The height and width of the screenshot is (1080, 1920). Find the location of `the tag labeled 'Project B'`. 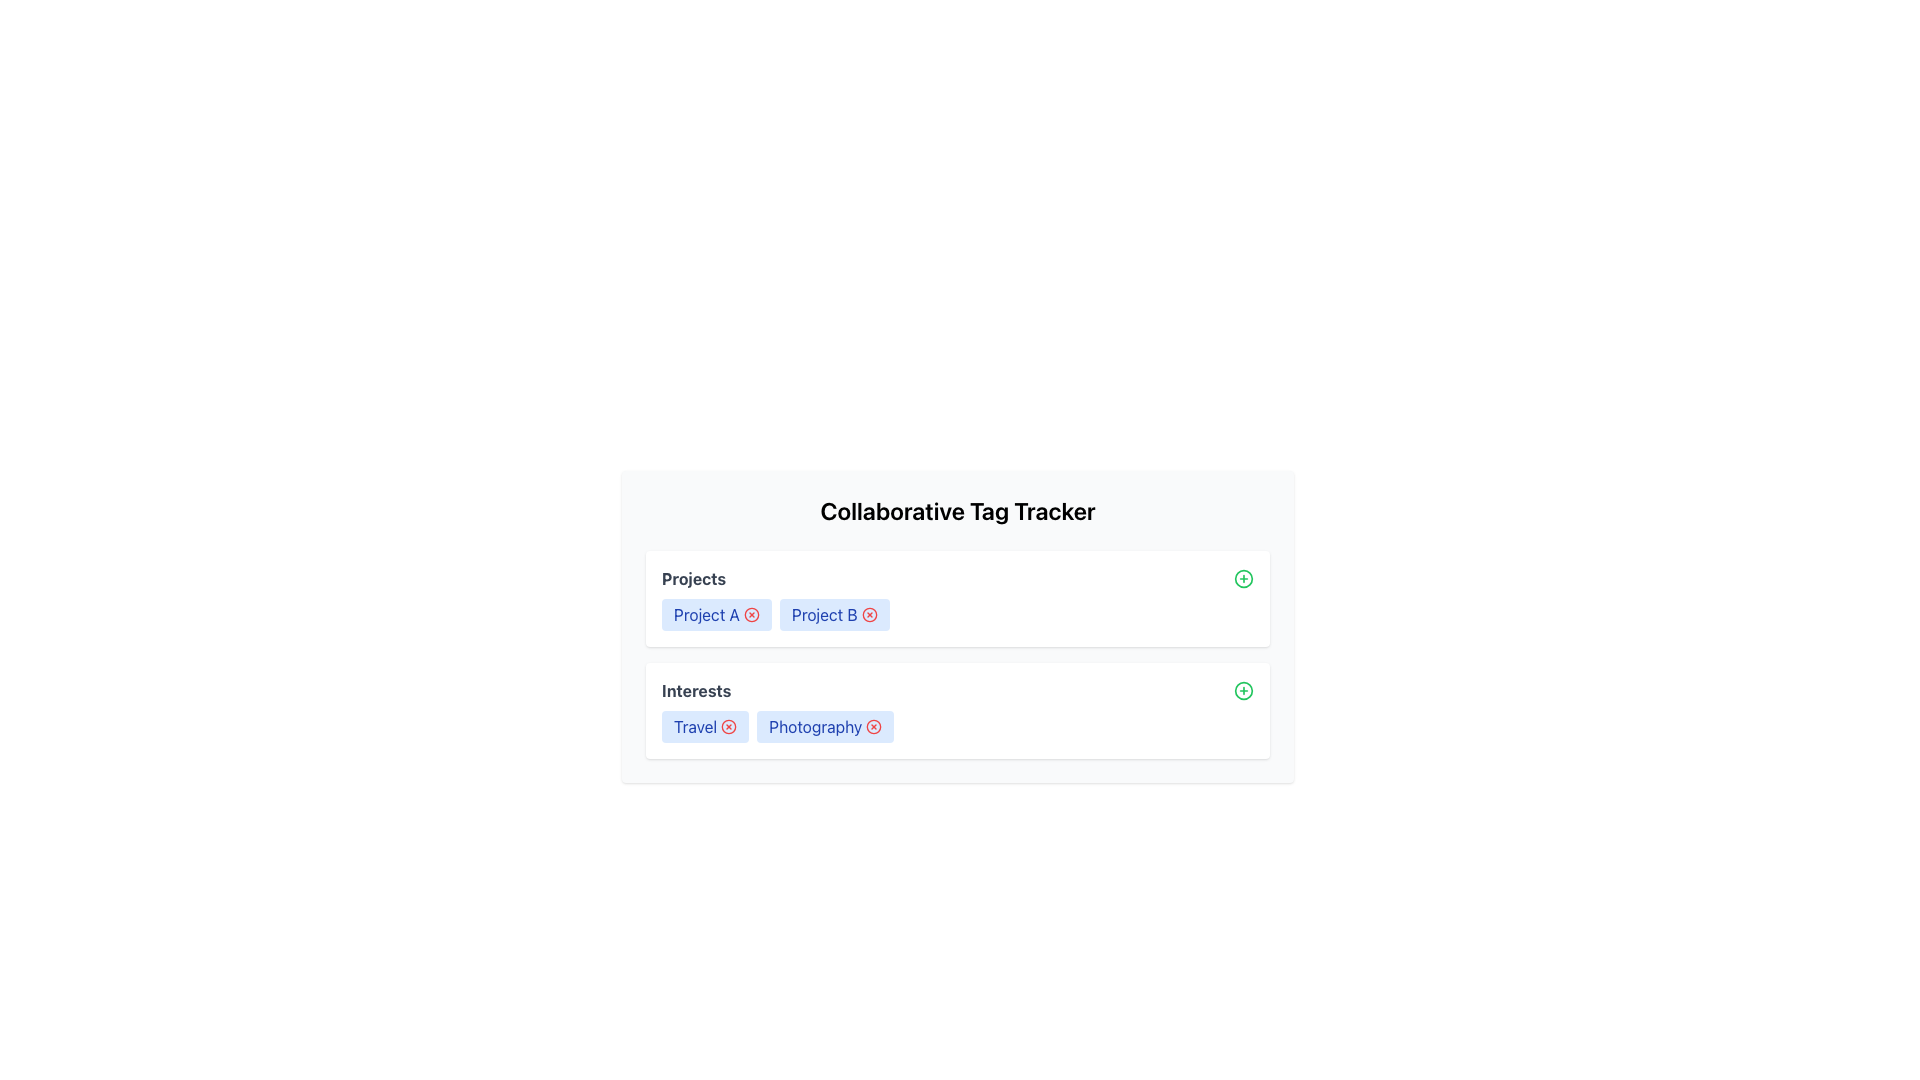

the tag labeled 'Project B' is located at coordinates (834, 613).